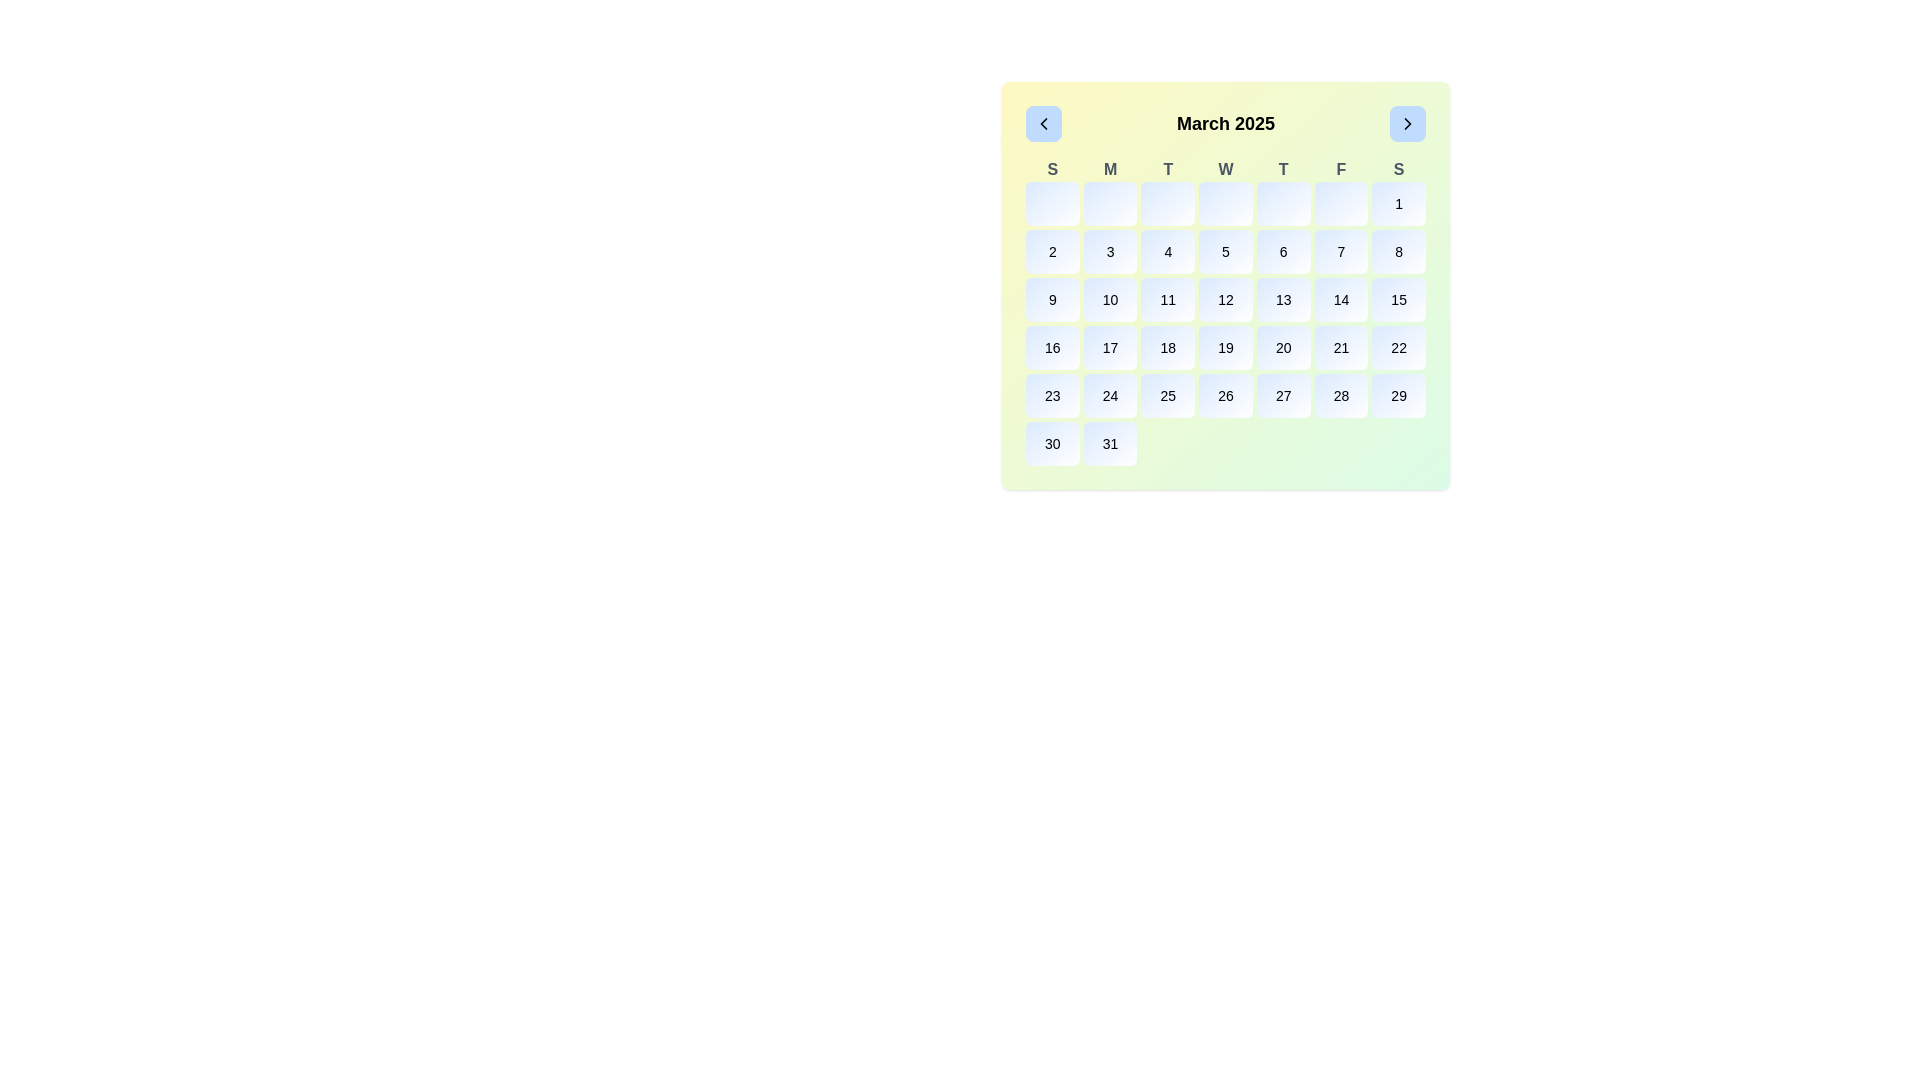  I want to click on the calendar day button for March 26, 2025, which is styled as a small rounded rectangle with a gradient background and displays the number '26' in black, so click(1224, 396).